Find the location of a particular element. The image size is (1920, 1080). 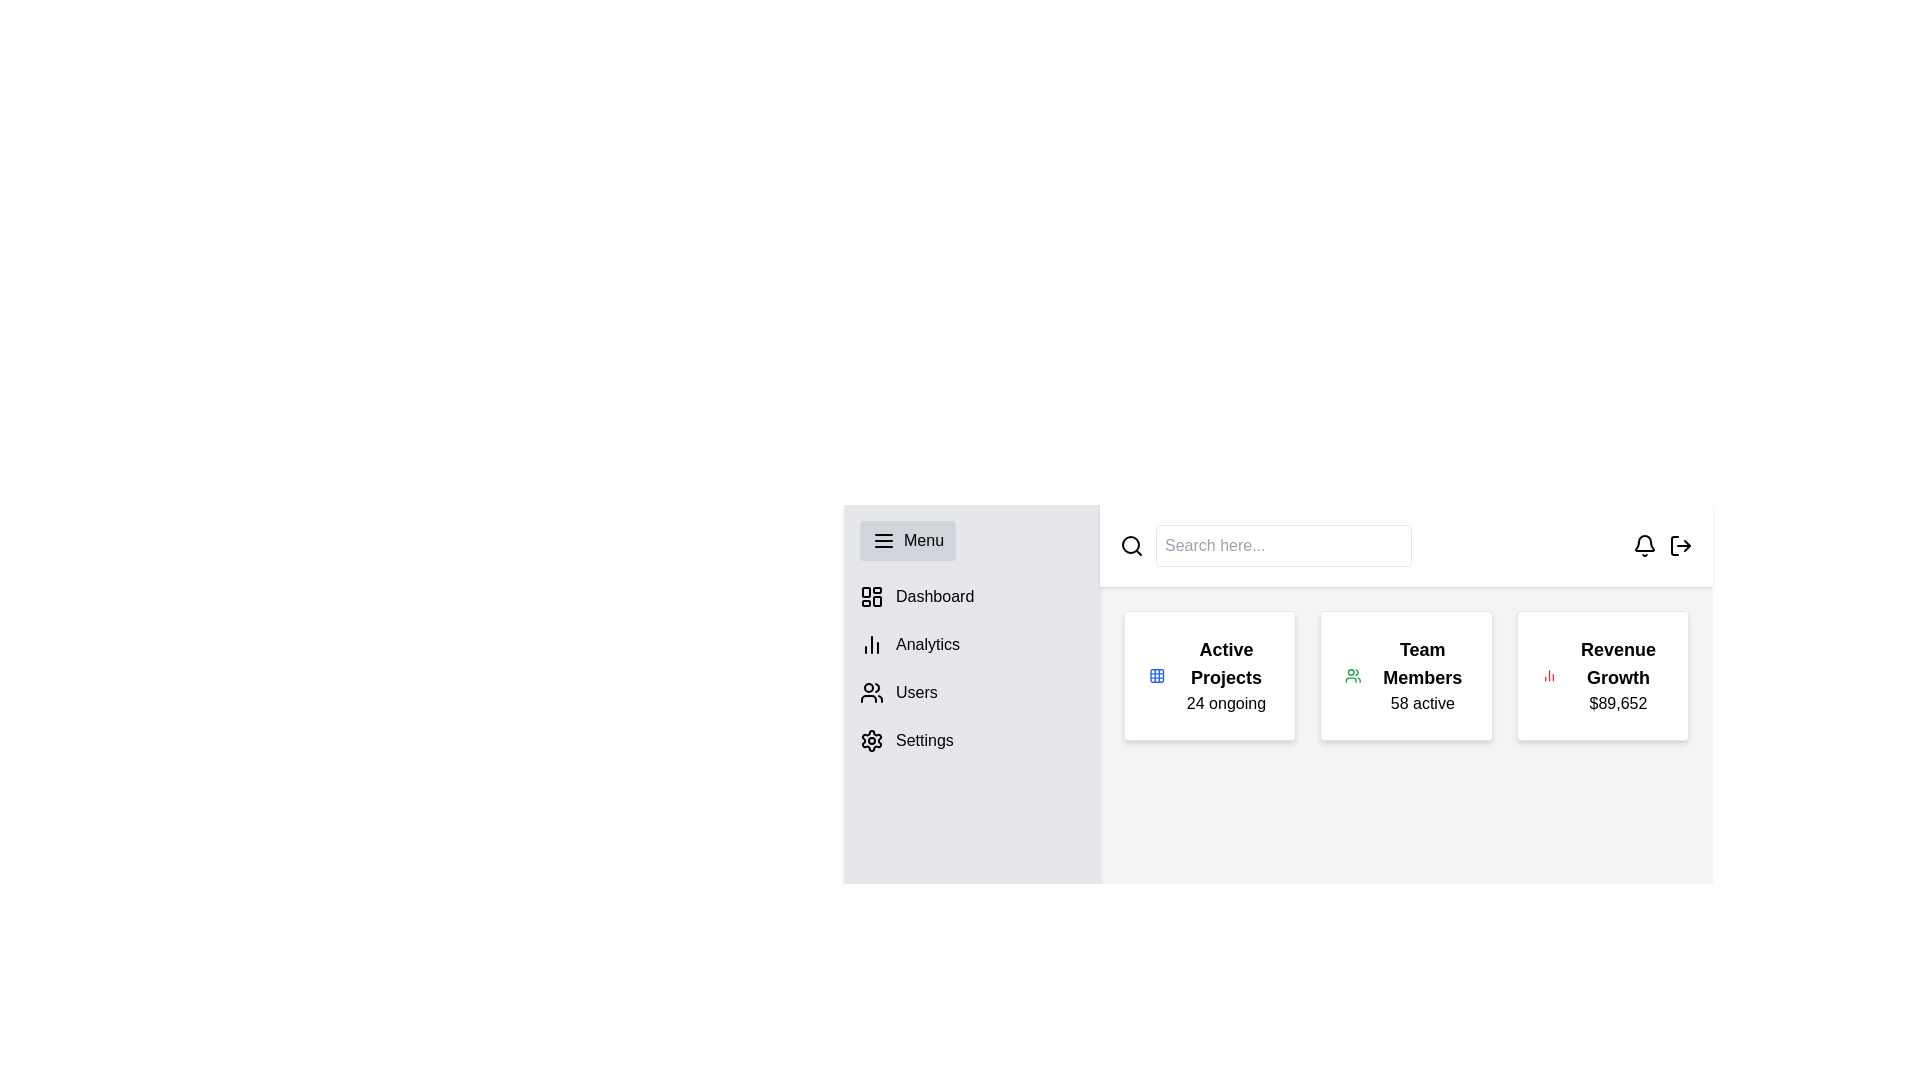

the 'Team Members' text display block, which features a bold title and smaller text indicating '58 active', located on the second card in a row of cards is located at coordinates (1421, 675).